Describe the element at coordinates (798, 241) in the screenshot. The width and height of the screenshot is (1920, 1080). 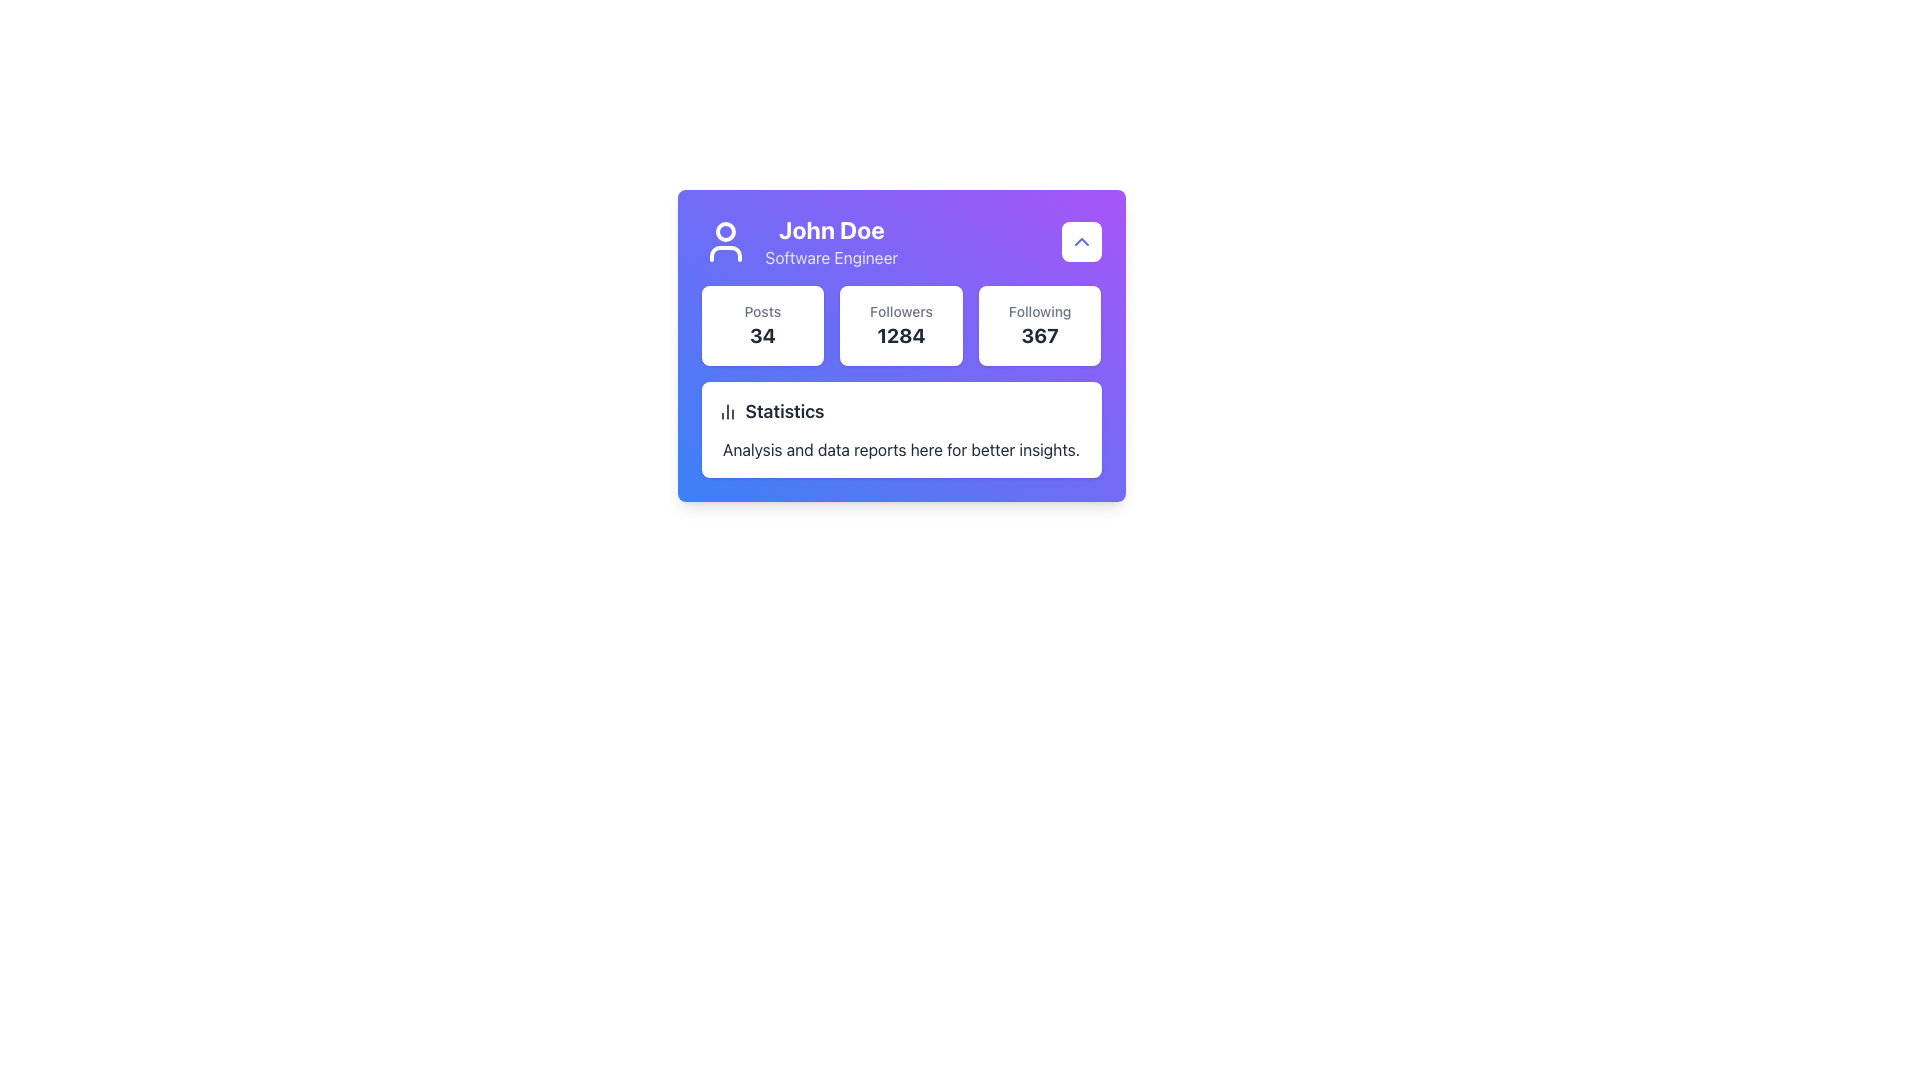
I see `content displayed in the Profile Card Header, which includes the name 'John Doe' and the title 'Software Engineer'` at that location.